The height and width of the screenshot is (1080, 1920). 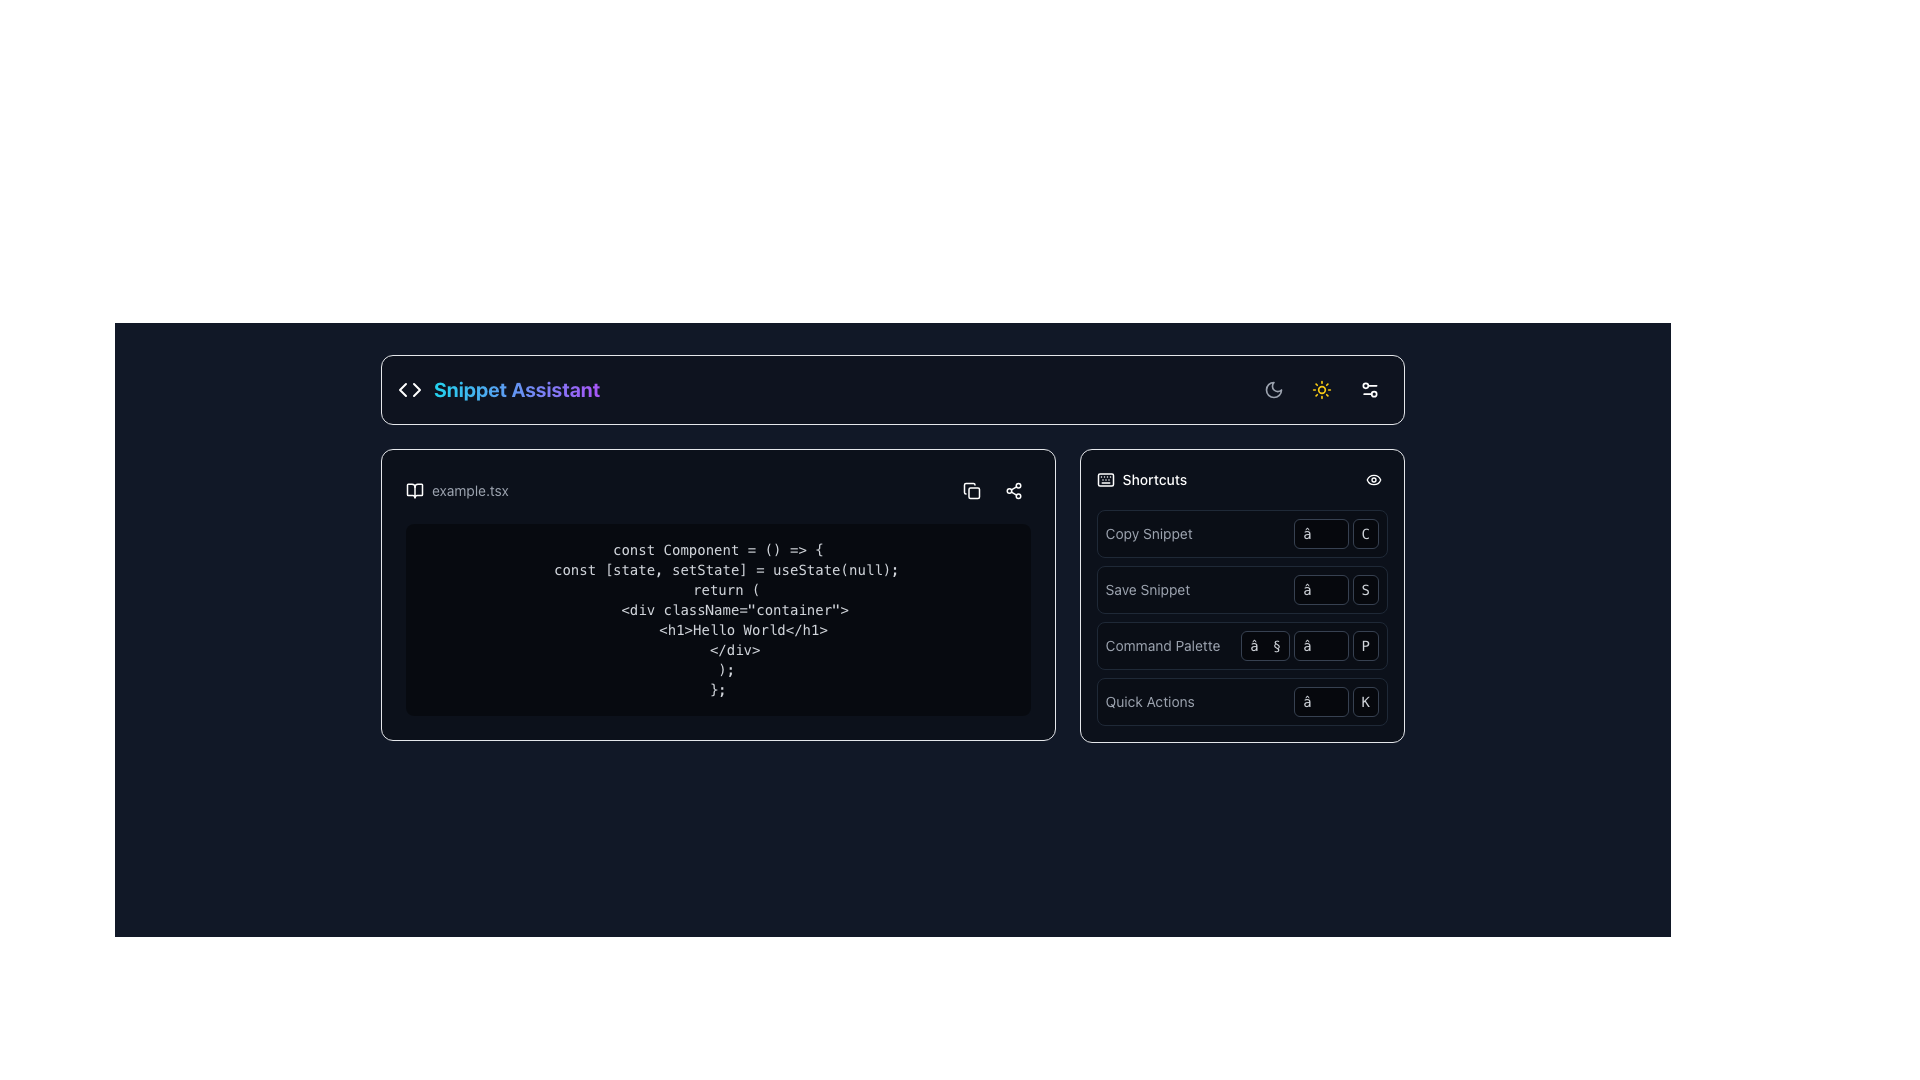 I want to click on the content of the Shortcut indicator displaying '⌘S' in the 'Shortcuts' section under 'Save Snippet', so click(x=1336, y=589).